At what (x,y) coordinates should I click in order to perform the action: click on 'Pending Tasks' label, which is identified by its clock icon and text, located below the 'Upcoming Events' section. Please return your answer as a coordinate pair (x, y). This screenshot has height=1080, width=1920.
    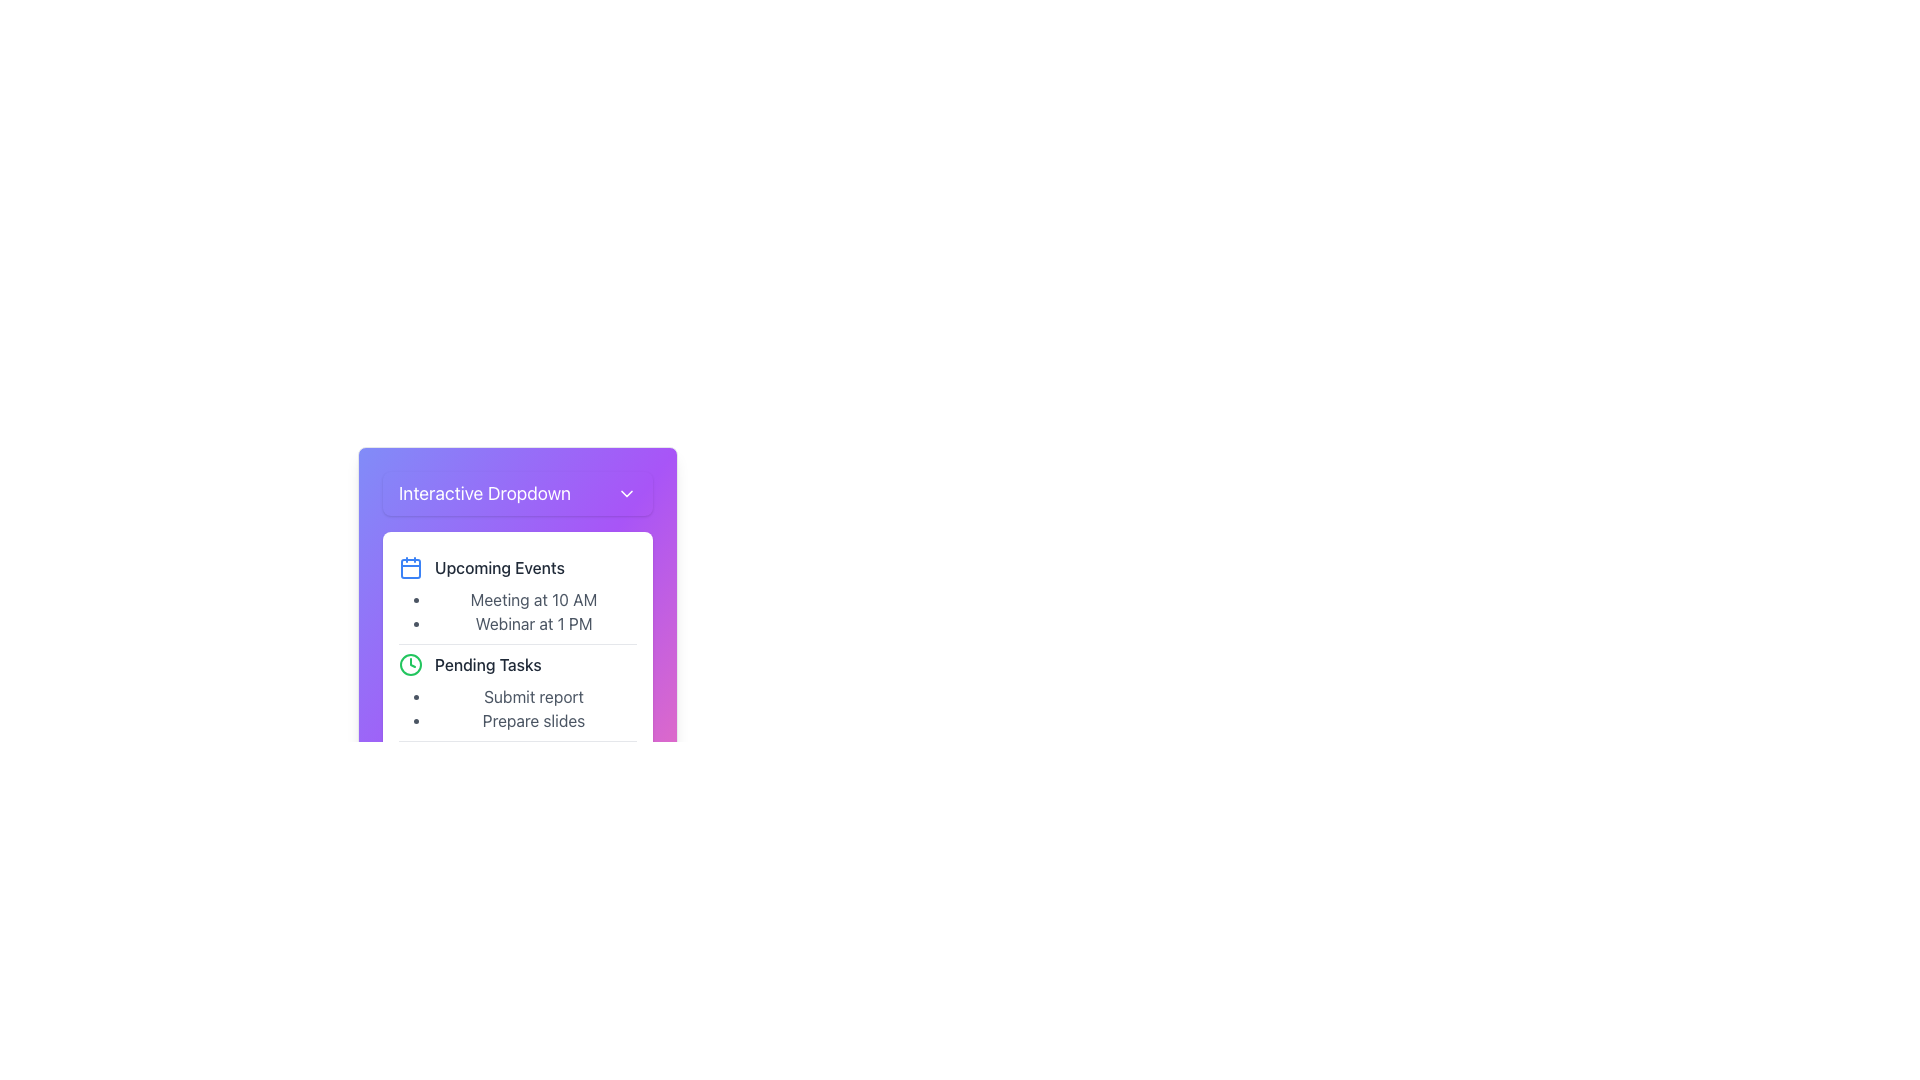
    Looking at the image, I should click on (518, 664).